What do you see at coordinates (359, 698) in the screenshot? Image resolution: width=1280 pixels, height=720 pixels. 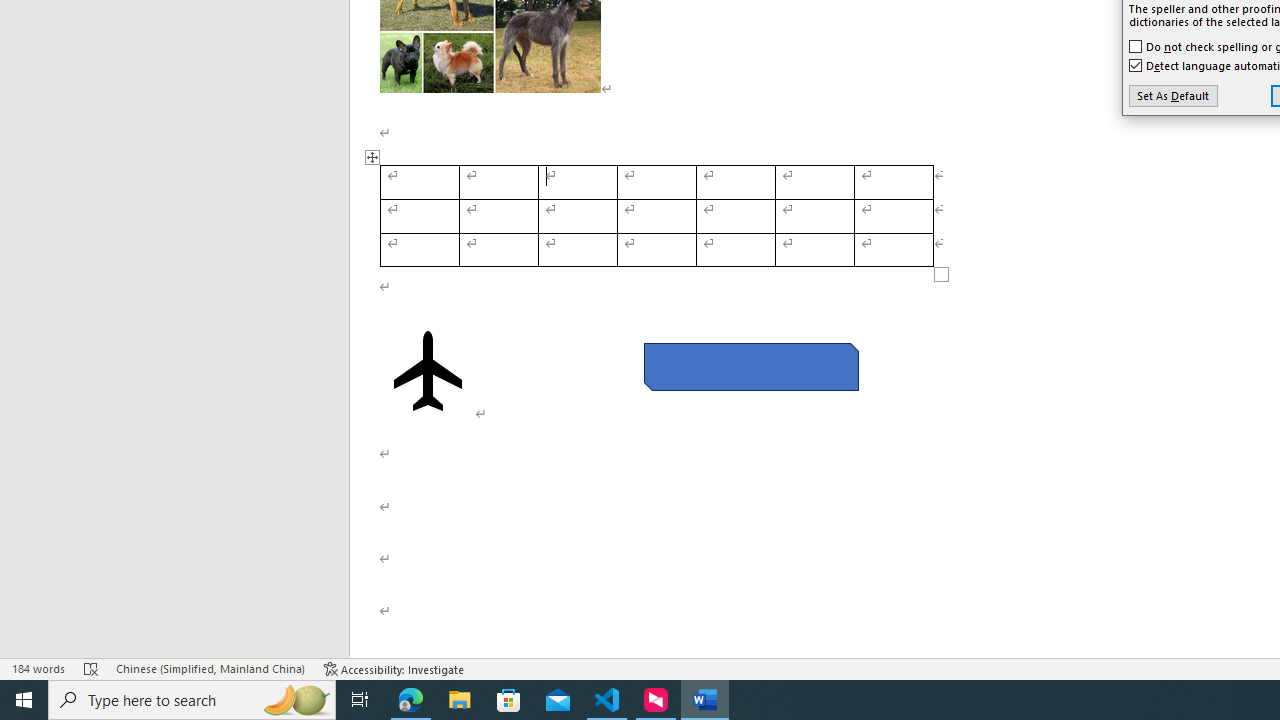 I see `'Task View'` at bounding box center [359, 698].